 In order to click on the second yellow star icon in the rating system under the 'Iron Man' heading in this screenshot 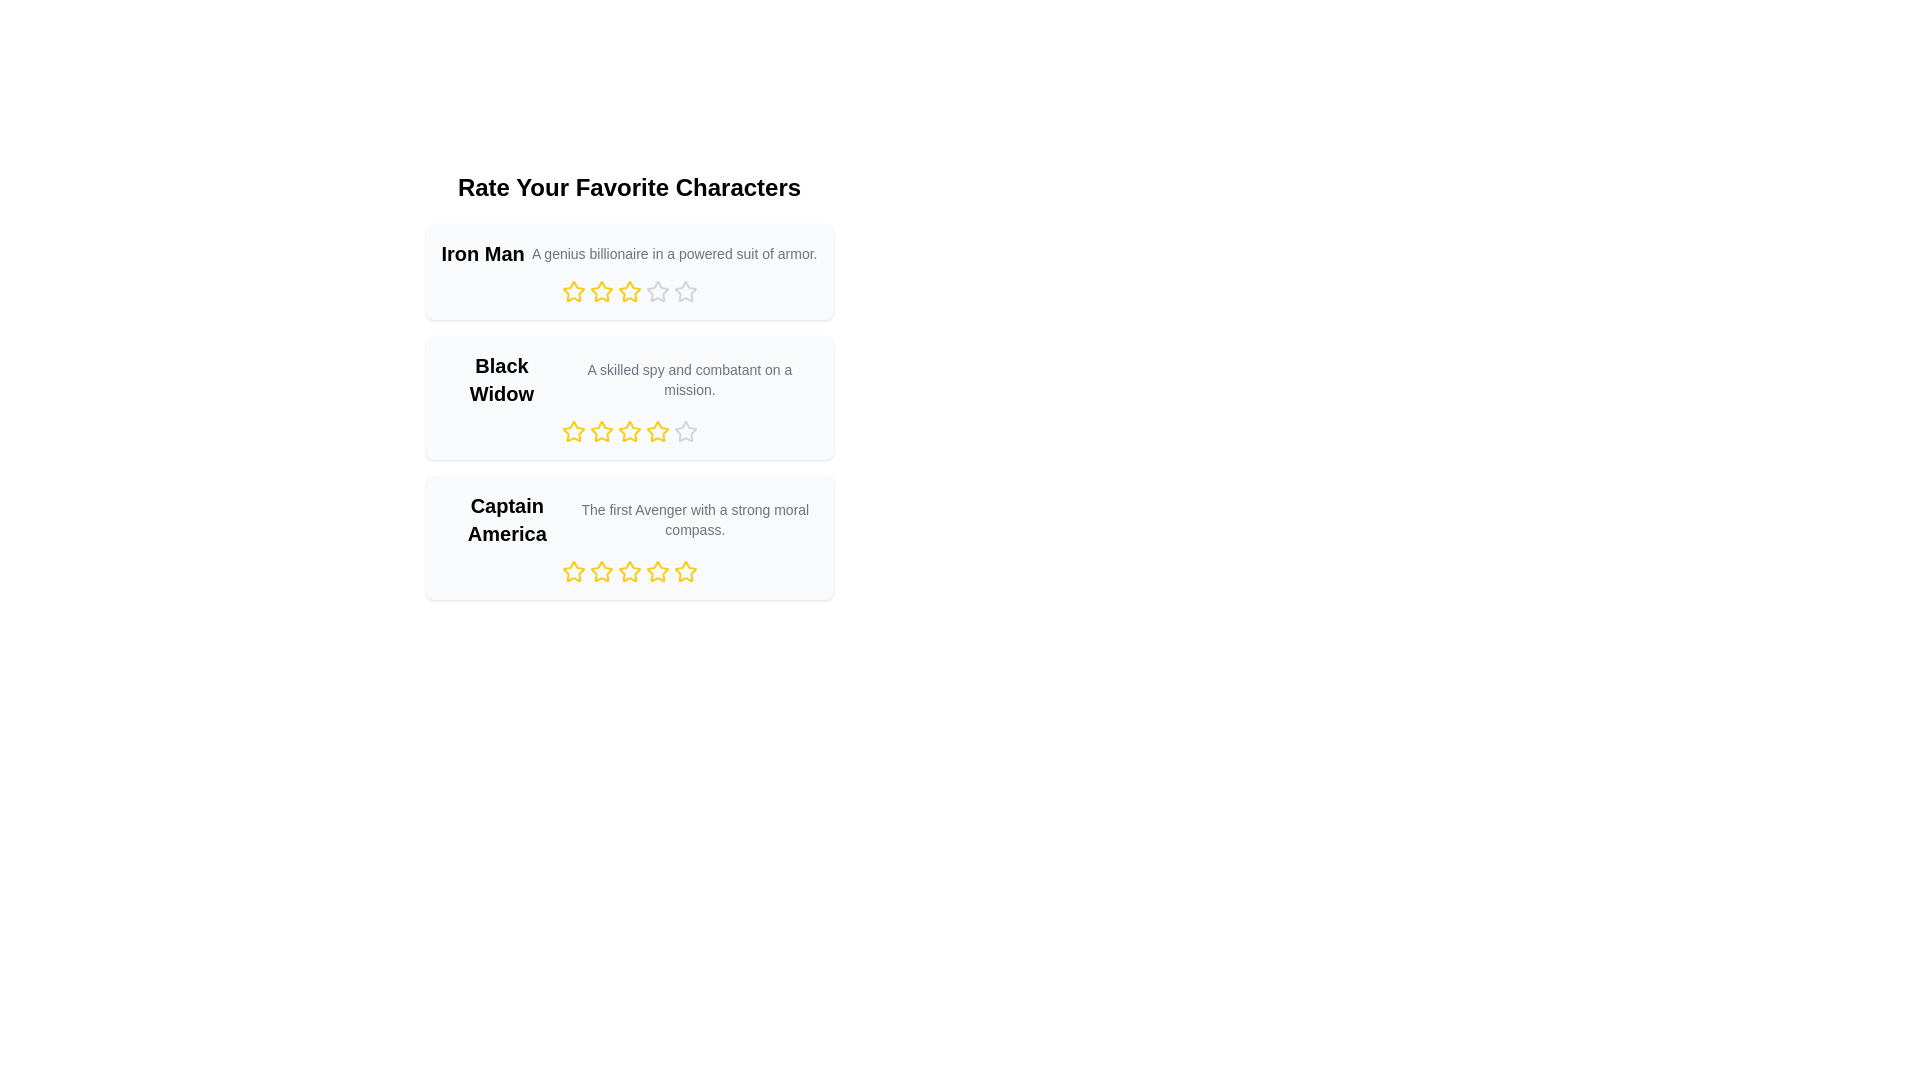, I will do `click(600, 292)`.